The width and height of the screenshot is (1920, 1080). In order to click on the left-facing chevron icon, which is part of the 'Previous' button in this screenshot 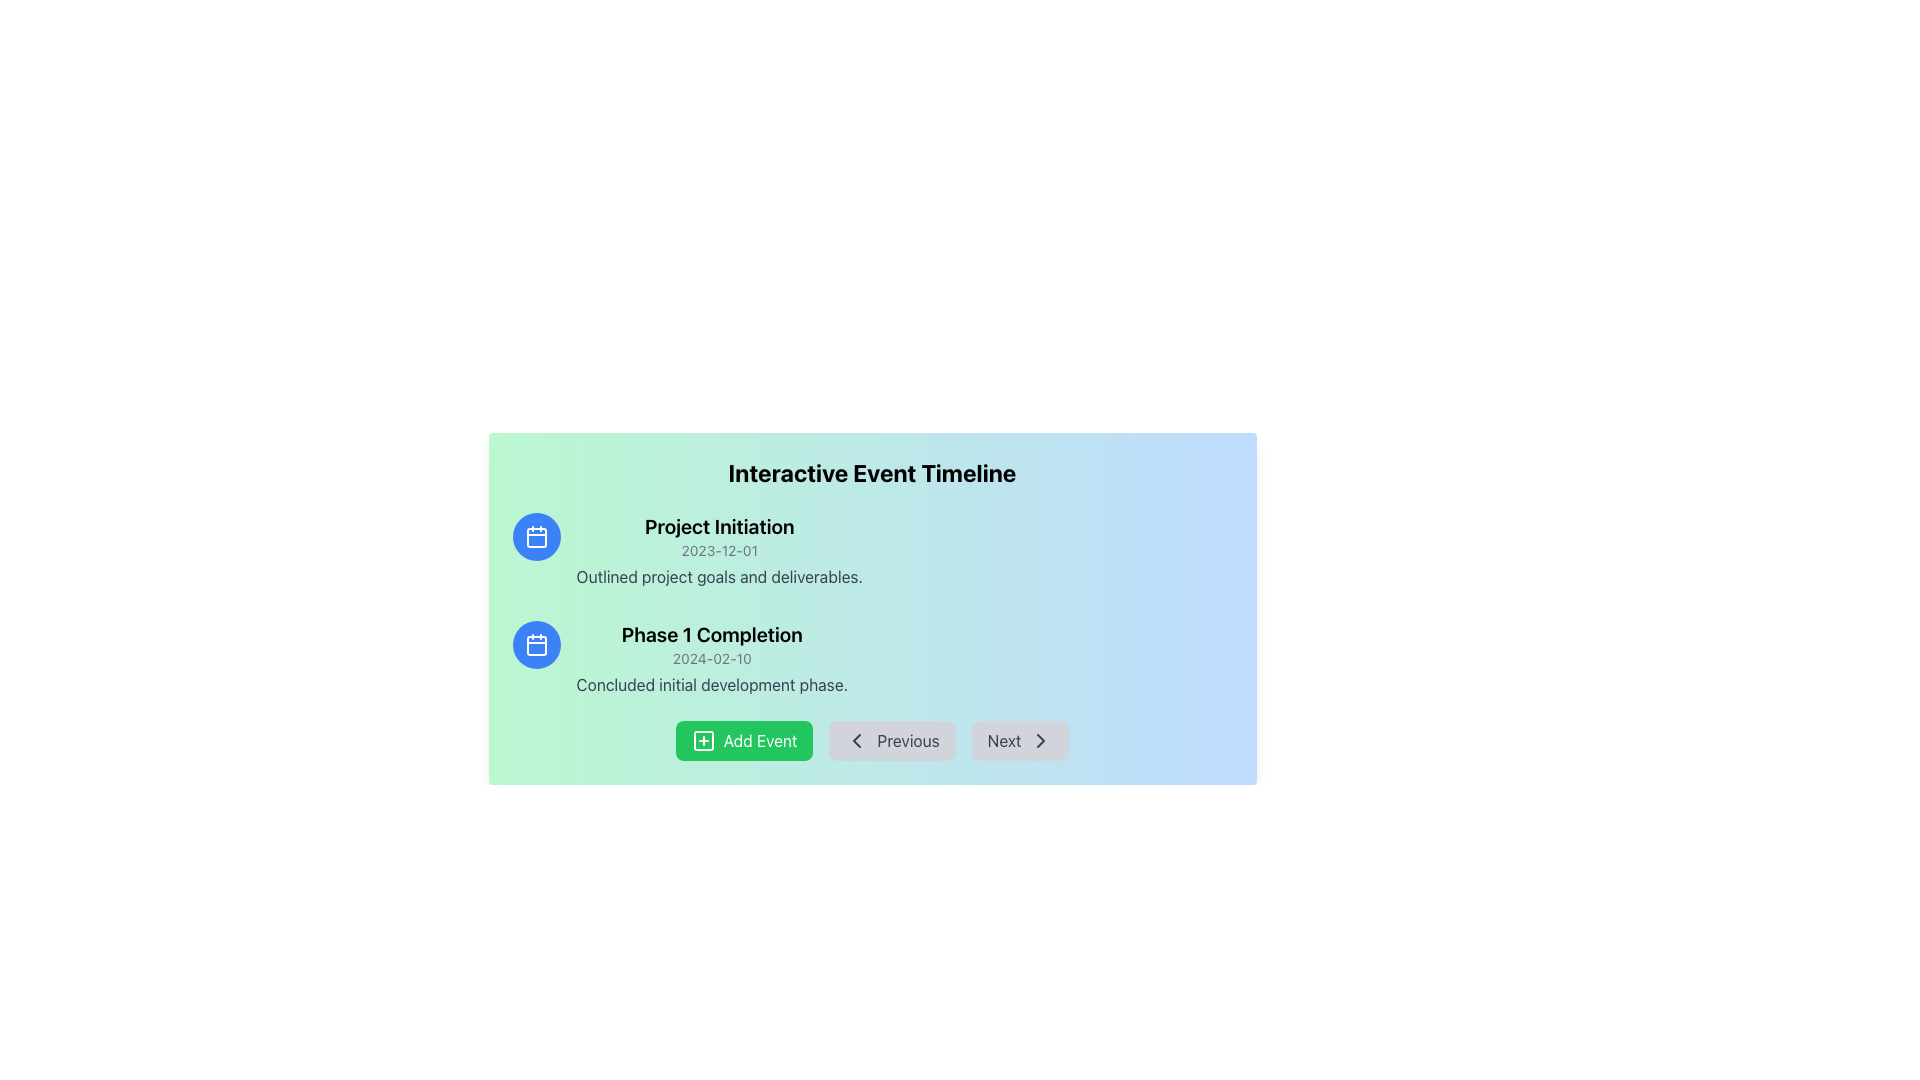, I will do `click(857, 740)`.